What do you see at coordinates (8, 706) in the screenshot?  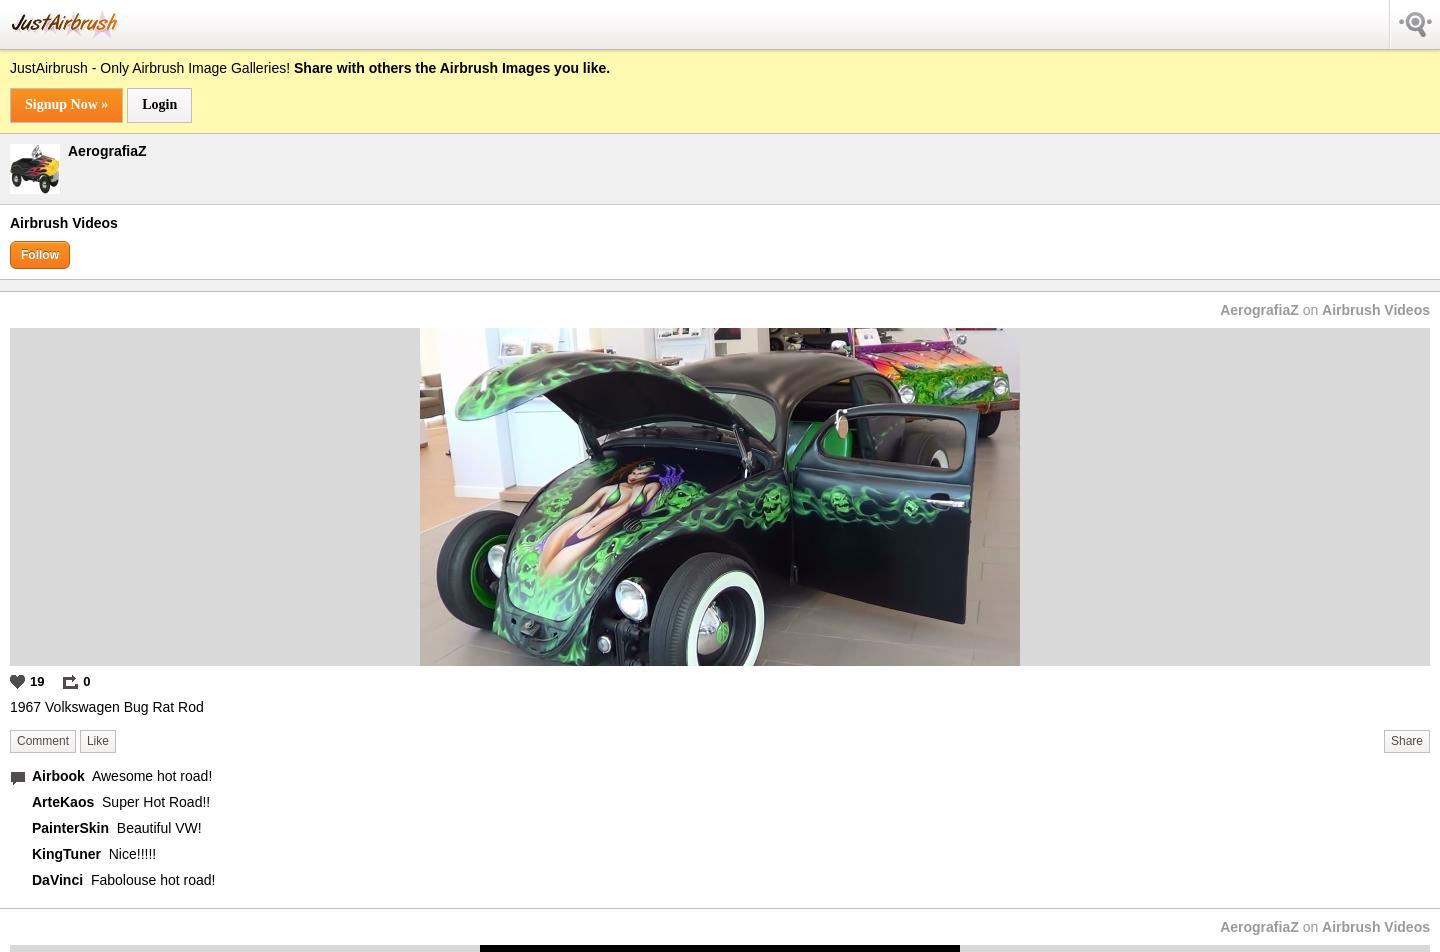 I see `'1967 Volkswagen Bug Rat Rod'` at bounding box center [8, 706].